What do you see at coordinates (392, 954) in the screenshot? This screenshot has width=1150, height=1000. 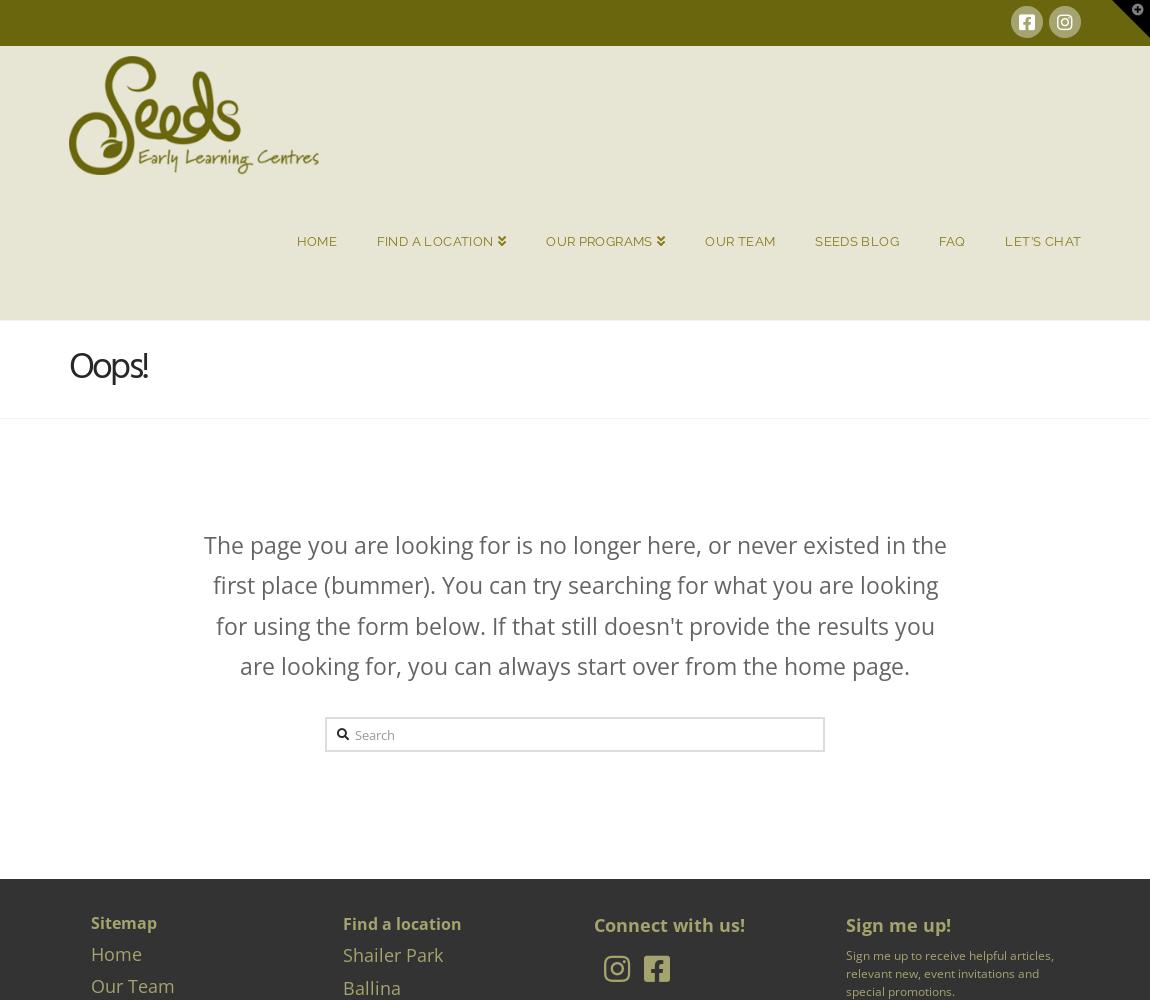 I see `'Shailer Park'` at bounding box center [392, 954].